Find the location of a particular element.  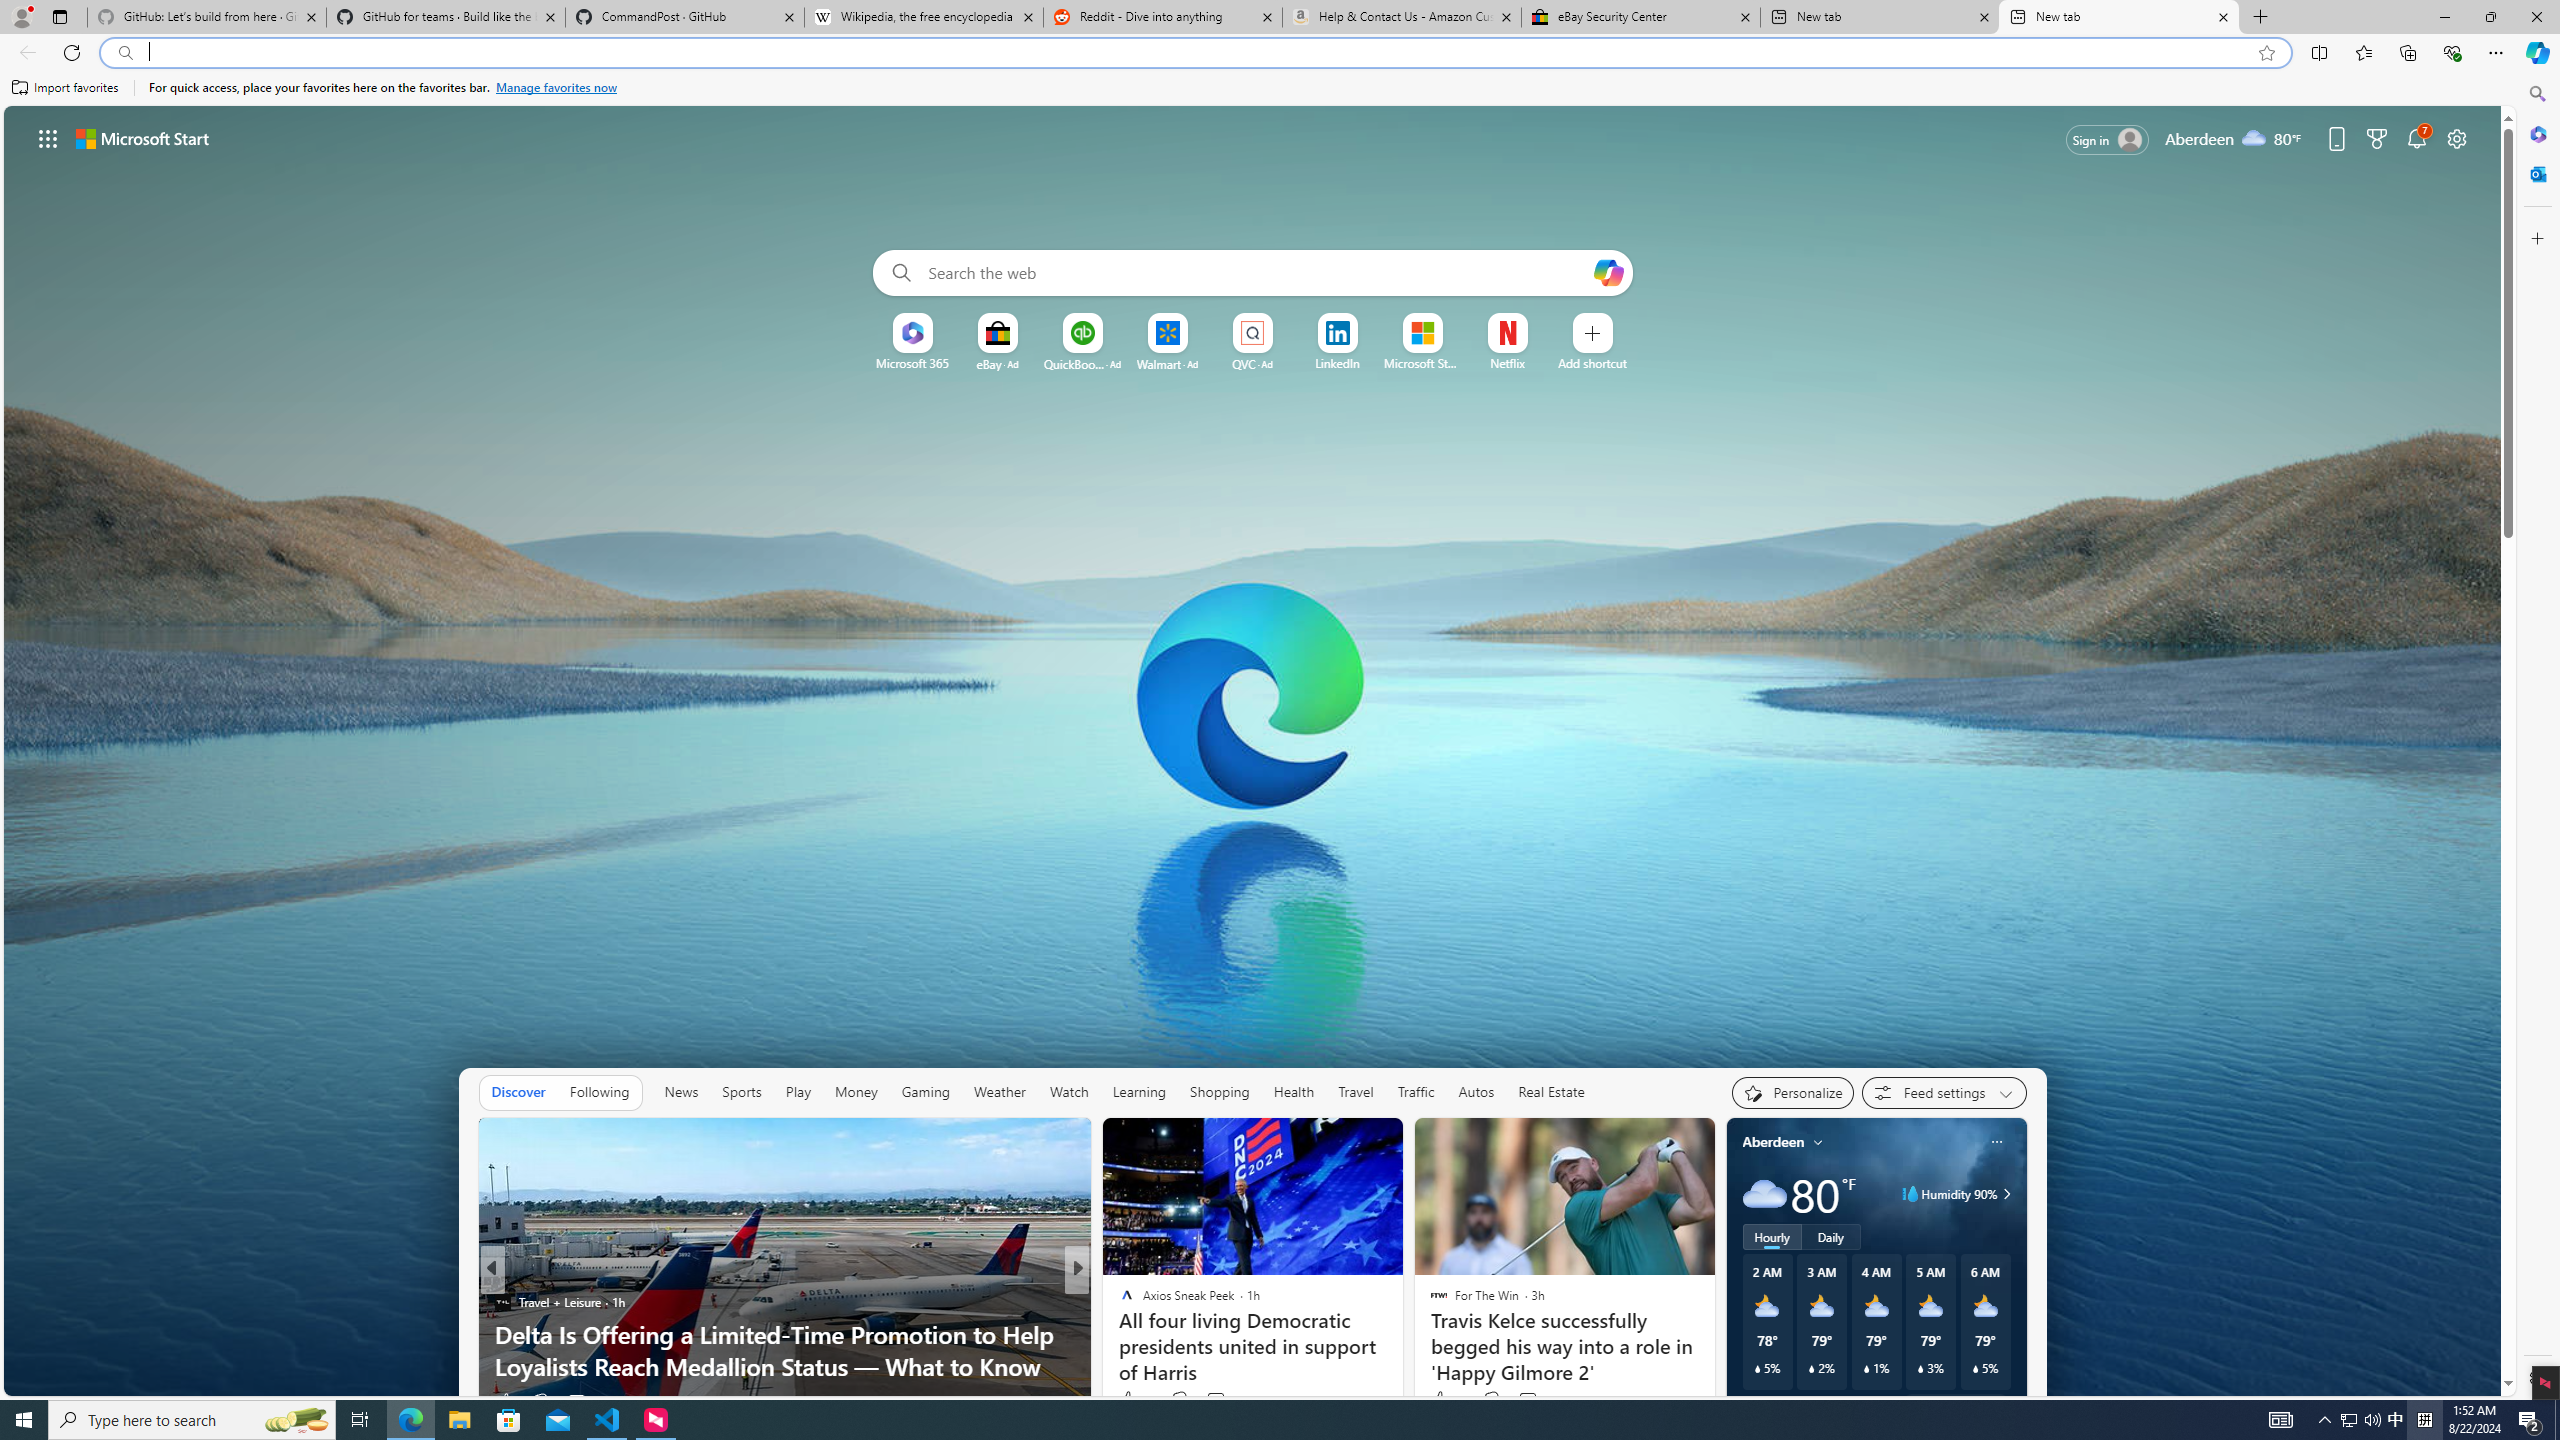

'Autos' is located at coordinates (1476, 1091).